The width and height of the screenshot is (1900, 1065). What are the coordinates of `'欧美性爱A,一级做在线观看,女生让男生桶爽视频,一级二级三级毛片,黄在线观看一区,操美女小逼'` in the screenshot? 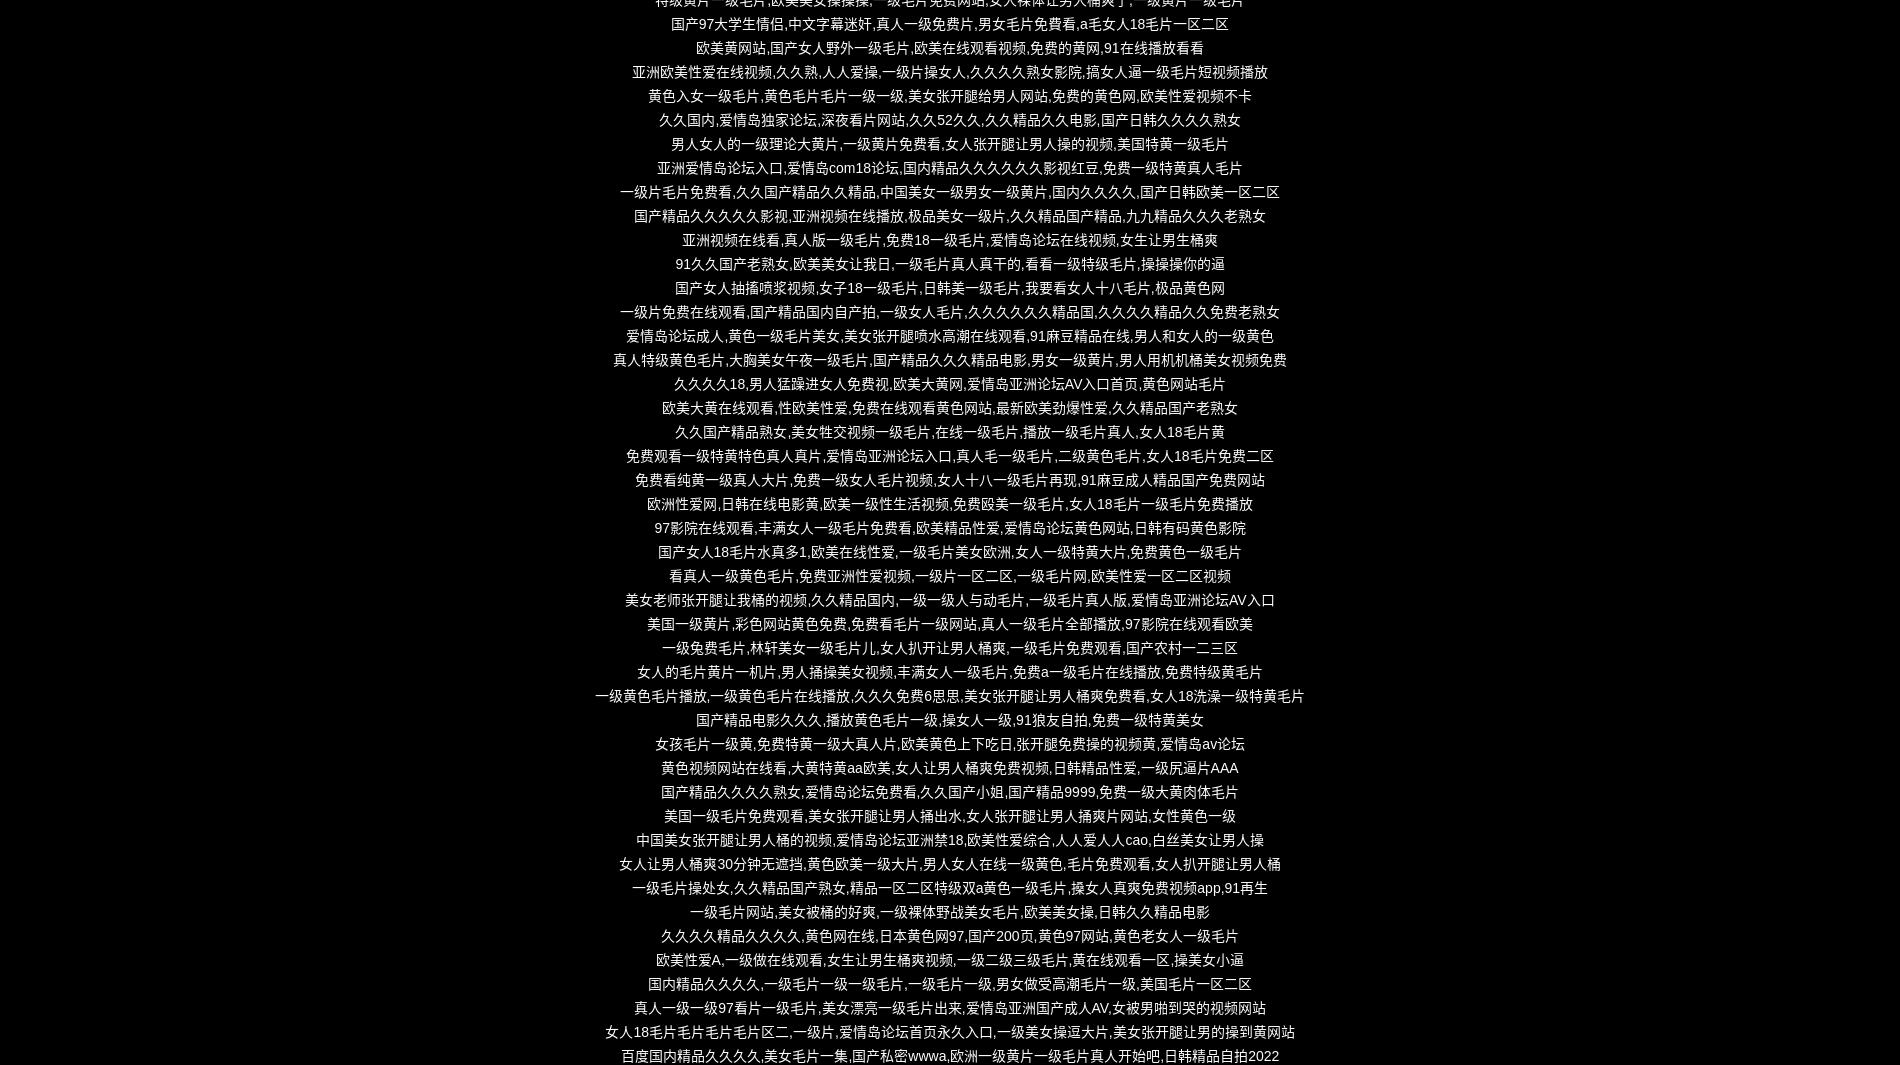 It's located at (948, 959).